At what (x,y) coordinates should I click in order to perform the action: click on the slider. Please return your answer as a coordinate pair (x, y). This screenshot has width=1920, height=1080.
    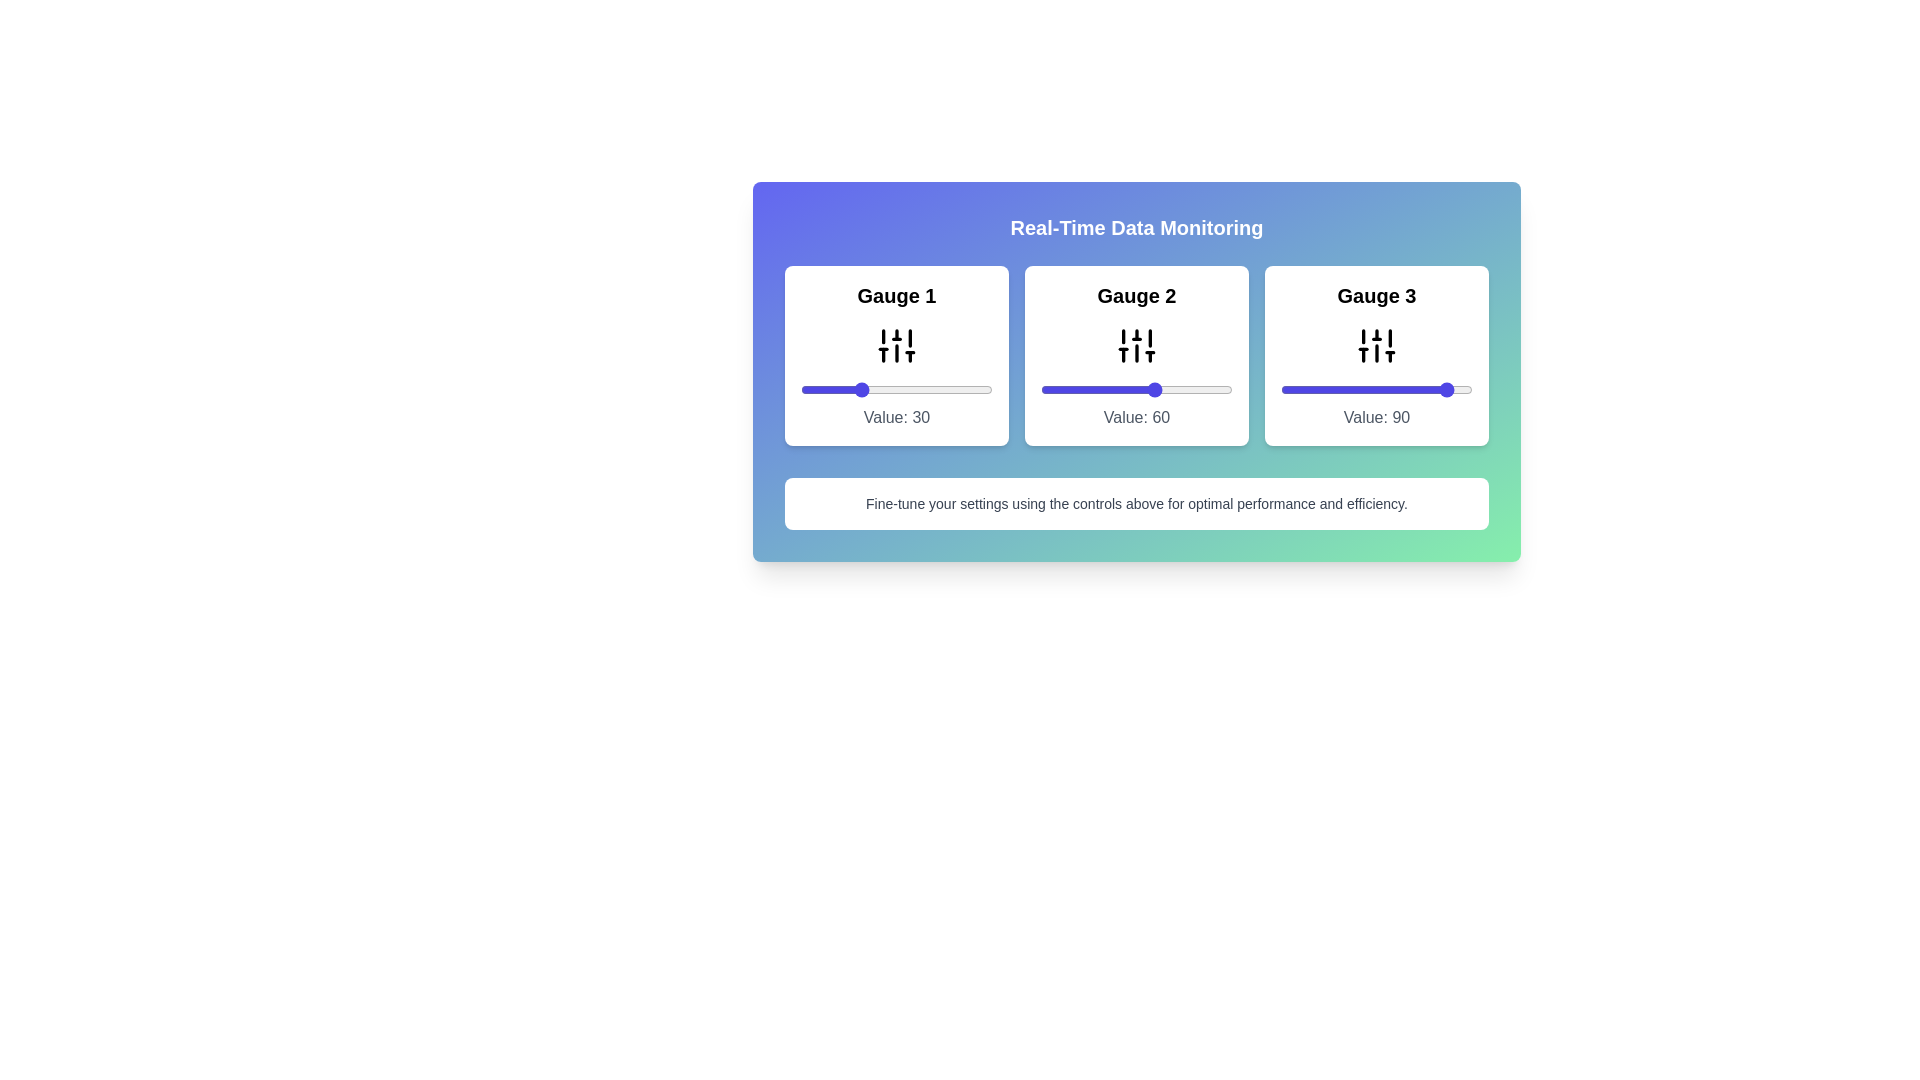
    Looking at the image, I should click on (1171, 389).